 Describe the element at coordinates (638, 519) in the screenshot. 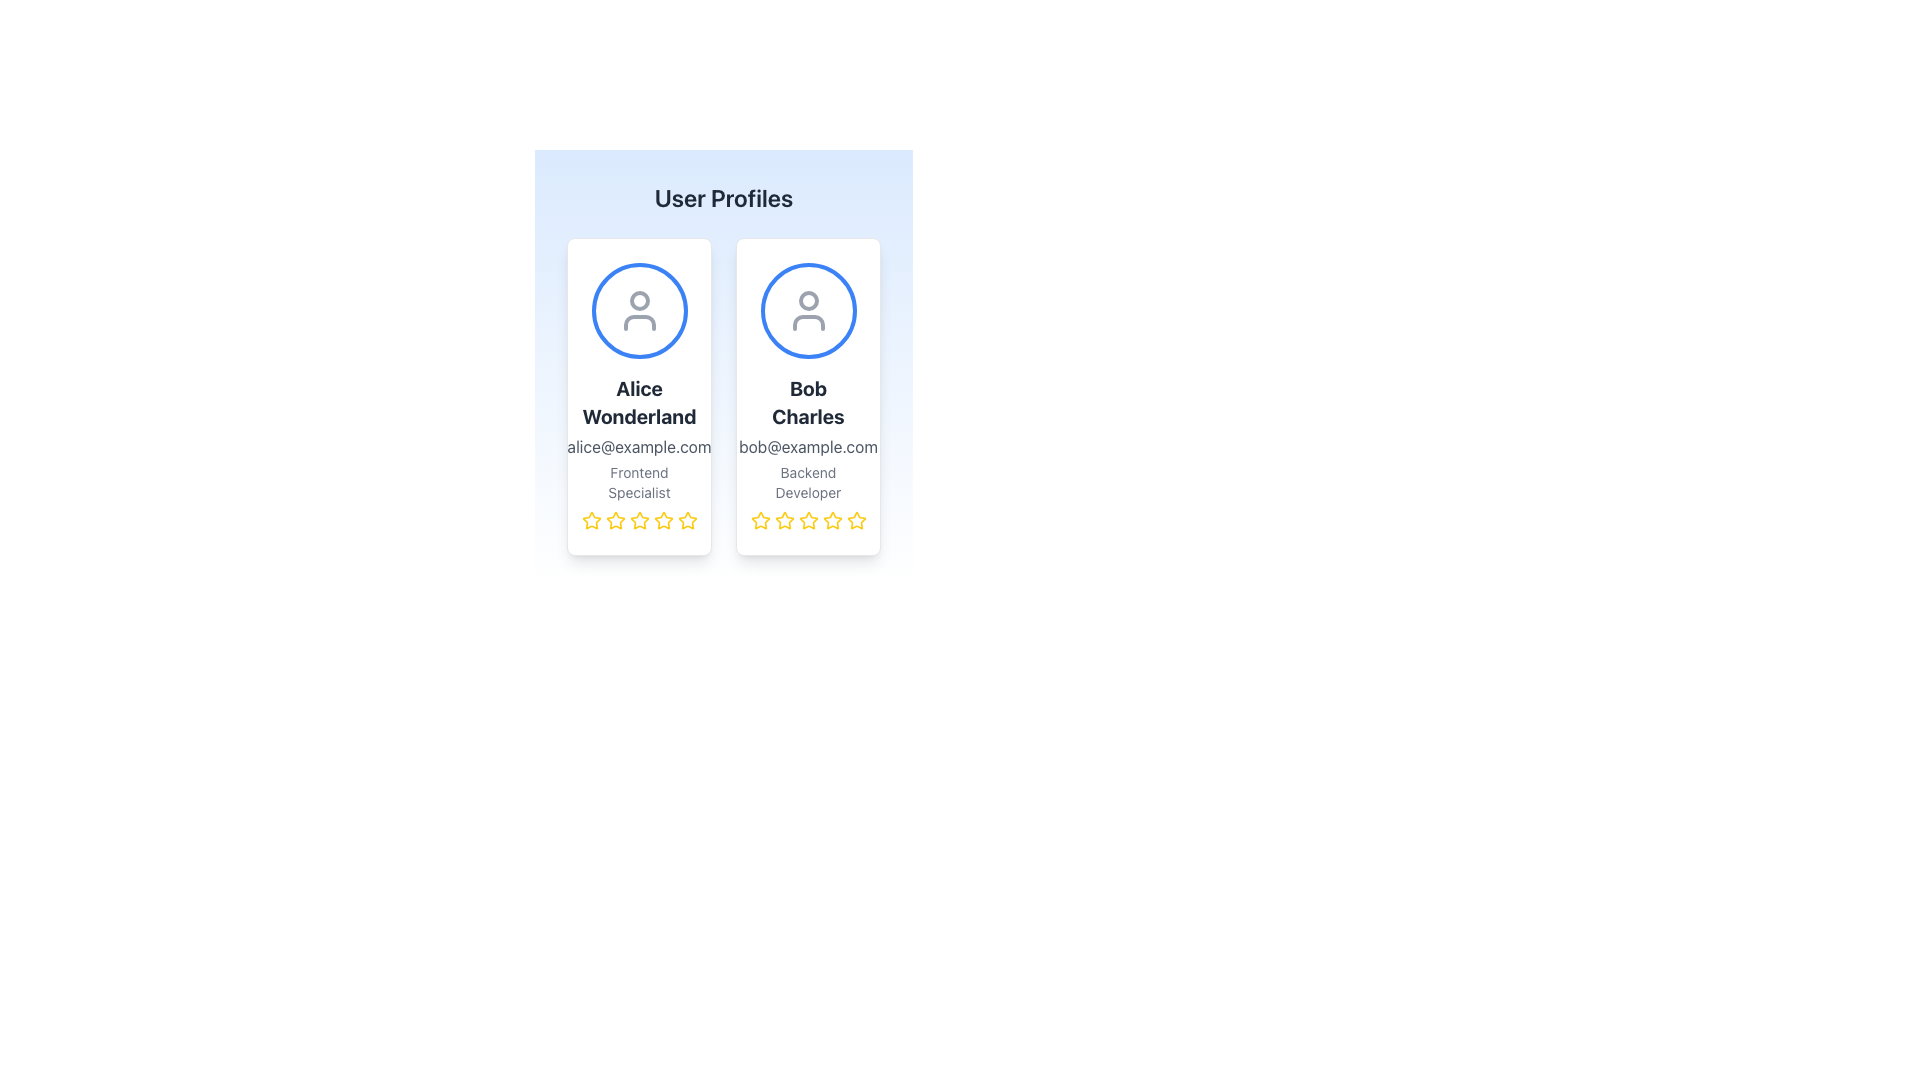

I see `the active Rating Star Icon for 'Alice Wonderland', which is the third star in a row of five` at that location.